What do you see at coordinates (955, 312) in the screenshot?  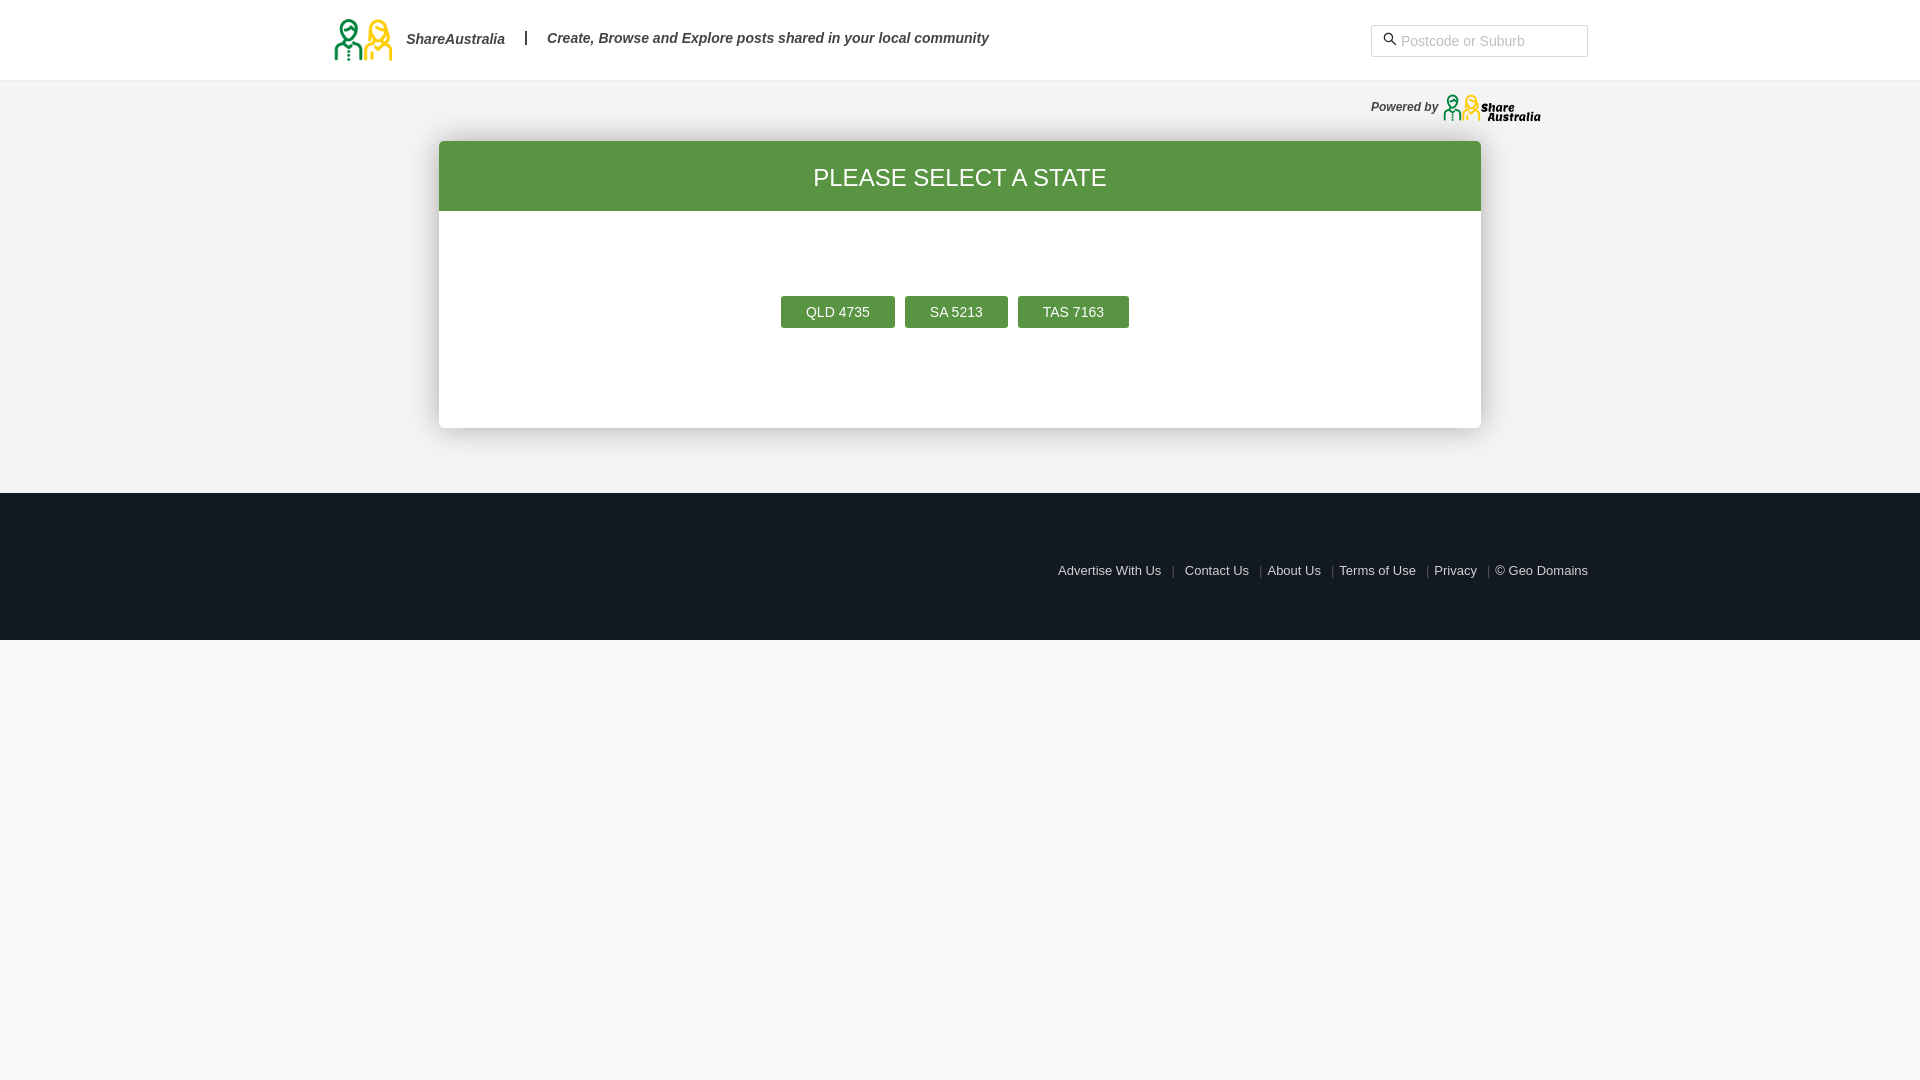 I see `'SA 5213'` at bounding box center [955, 312].